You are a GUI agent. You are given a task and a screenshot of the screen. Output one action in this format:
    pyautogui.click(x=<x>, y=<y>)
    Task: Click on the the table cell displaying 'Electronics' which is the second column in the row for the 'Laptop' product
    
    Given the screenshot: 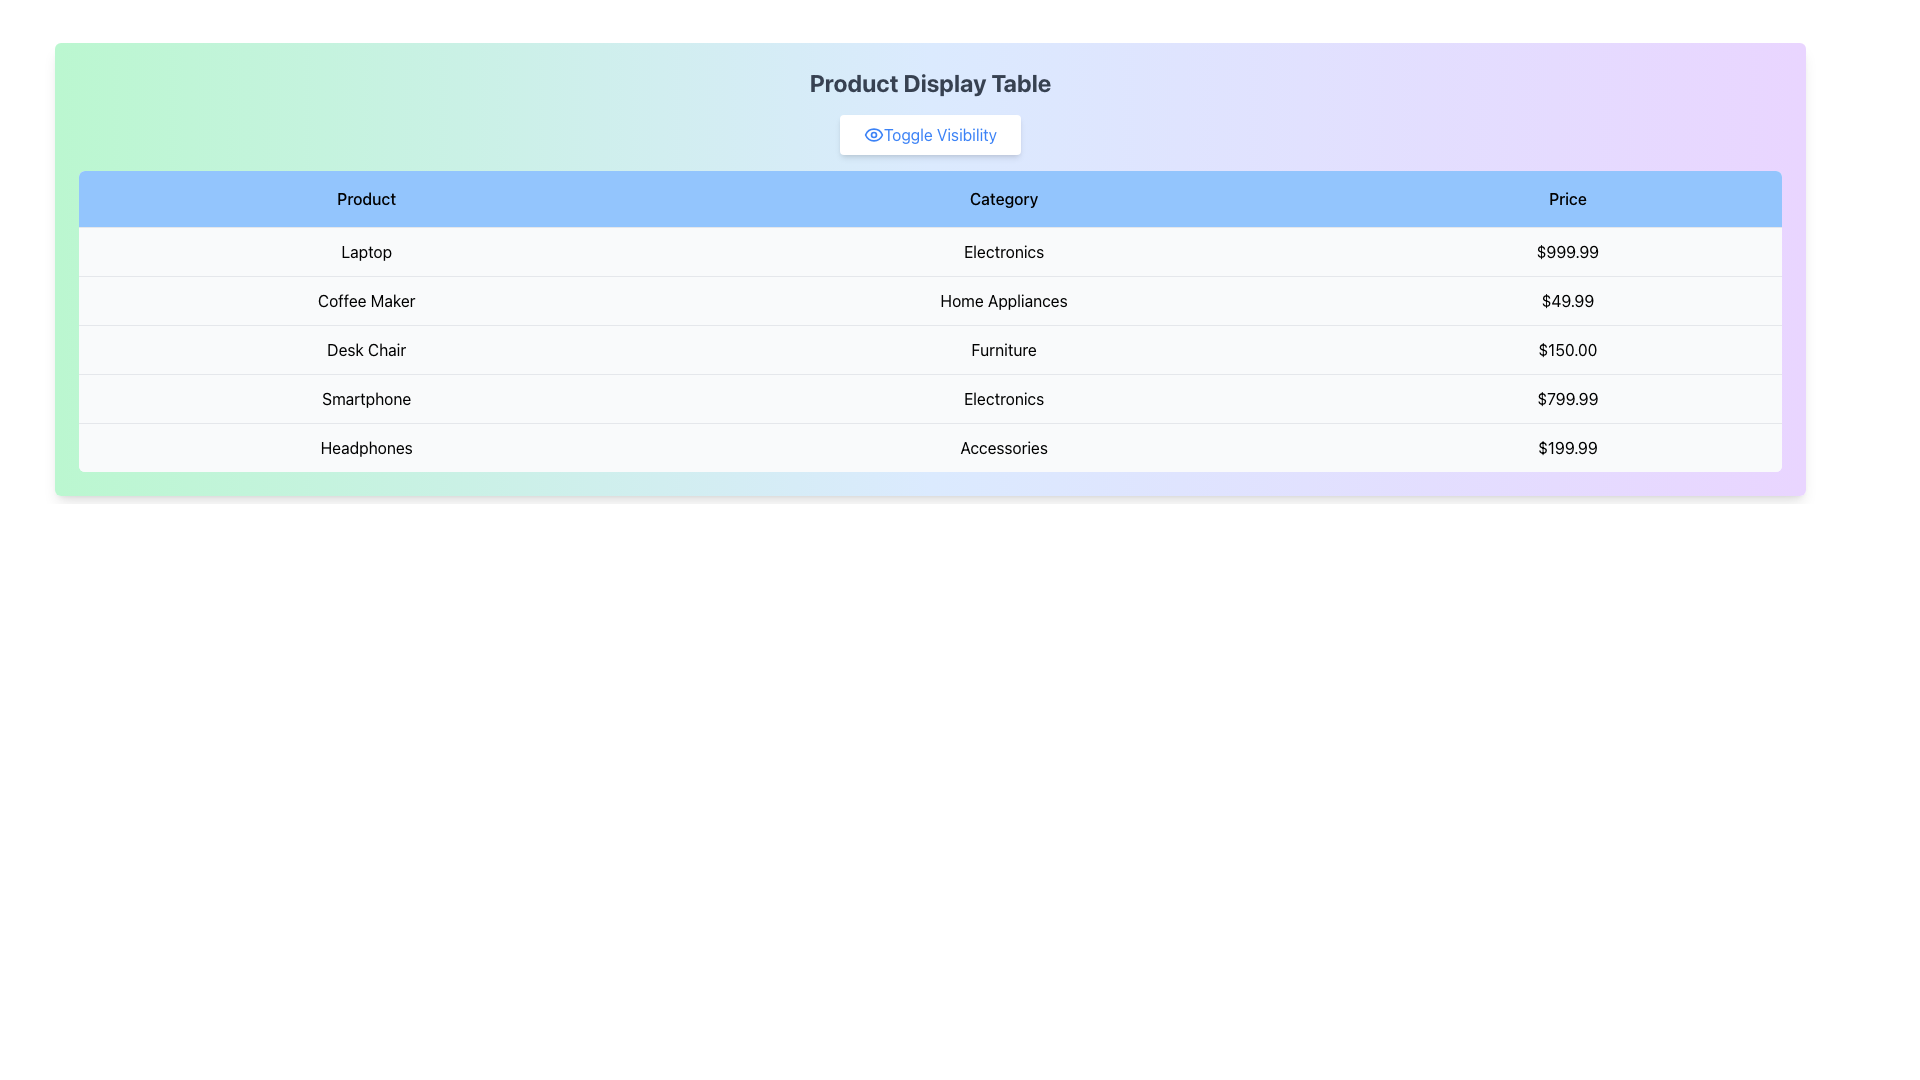 What is the action you would take?
    pyautogui.click(x=1004, y=250)
    